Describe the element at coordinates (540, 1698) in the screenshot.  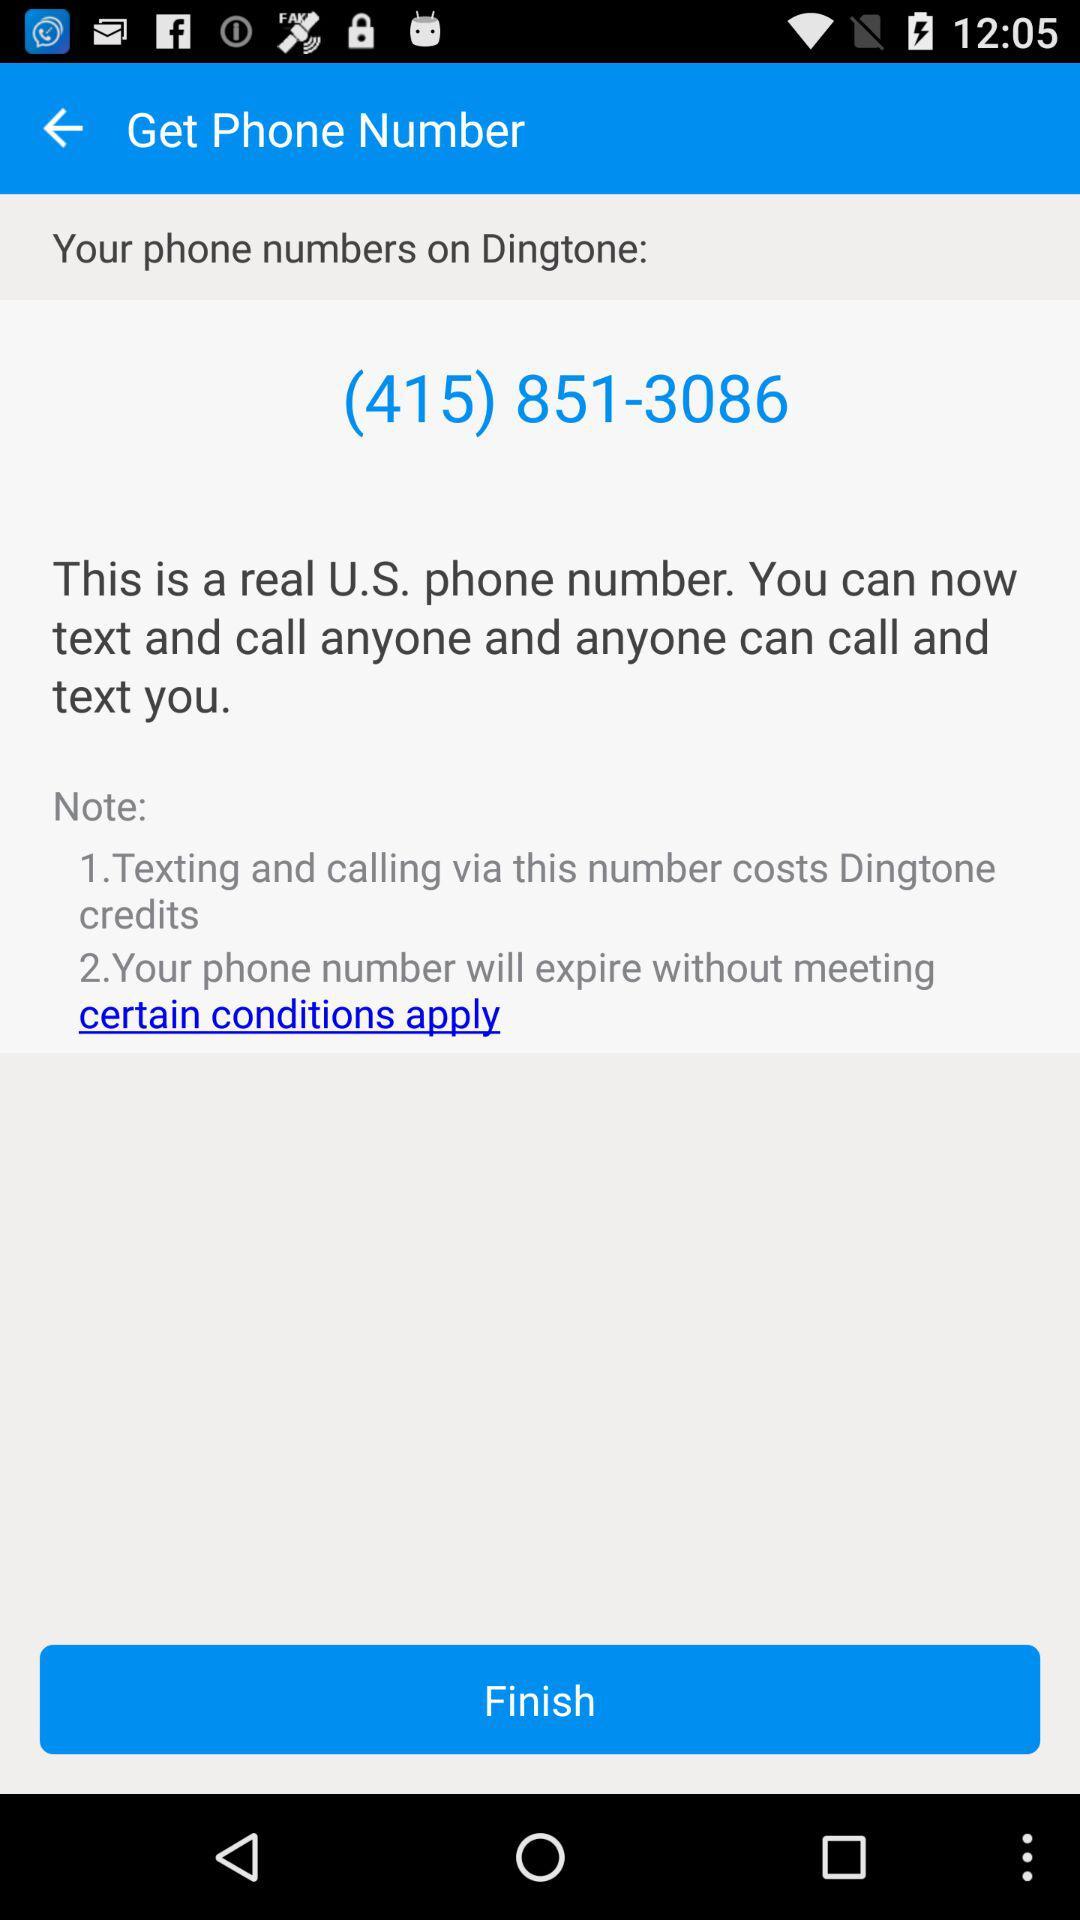
I see `the finish item` at that location.